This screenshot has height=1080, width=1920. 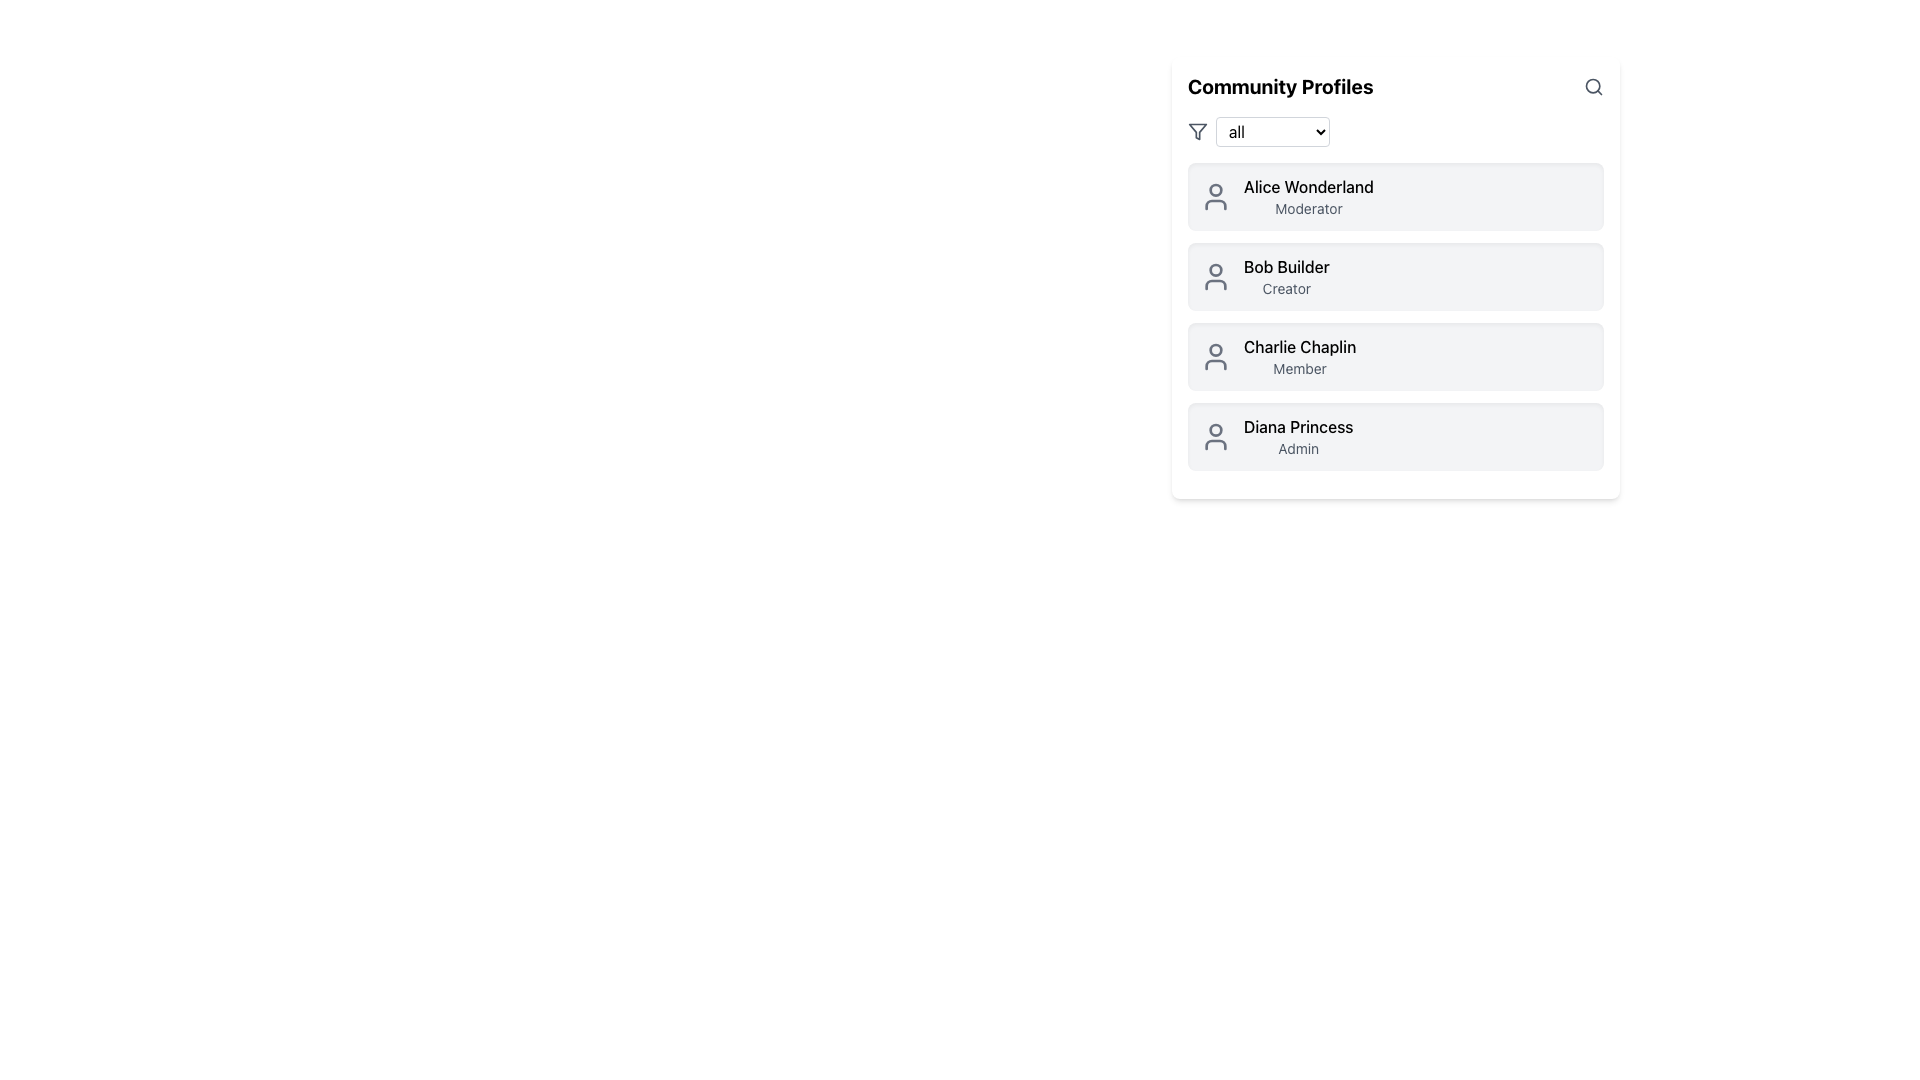 What do you see at coordinates (1214, 349) in the screenshot?
I see `the styles or effects of the profile icon representing a user's head, which is a circular SVG element located to the left of the text 'Charlie Chaplin' in the third profile entry of the 'Community Profiles' list` at bounding box center [1214, 349].